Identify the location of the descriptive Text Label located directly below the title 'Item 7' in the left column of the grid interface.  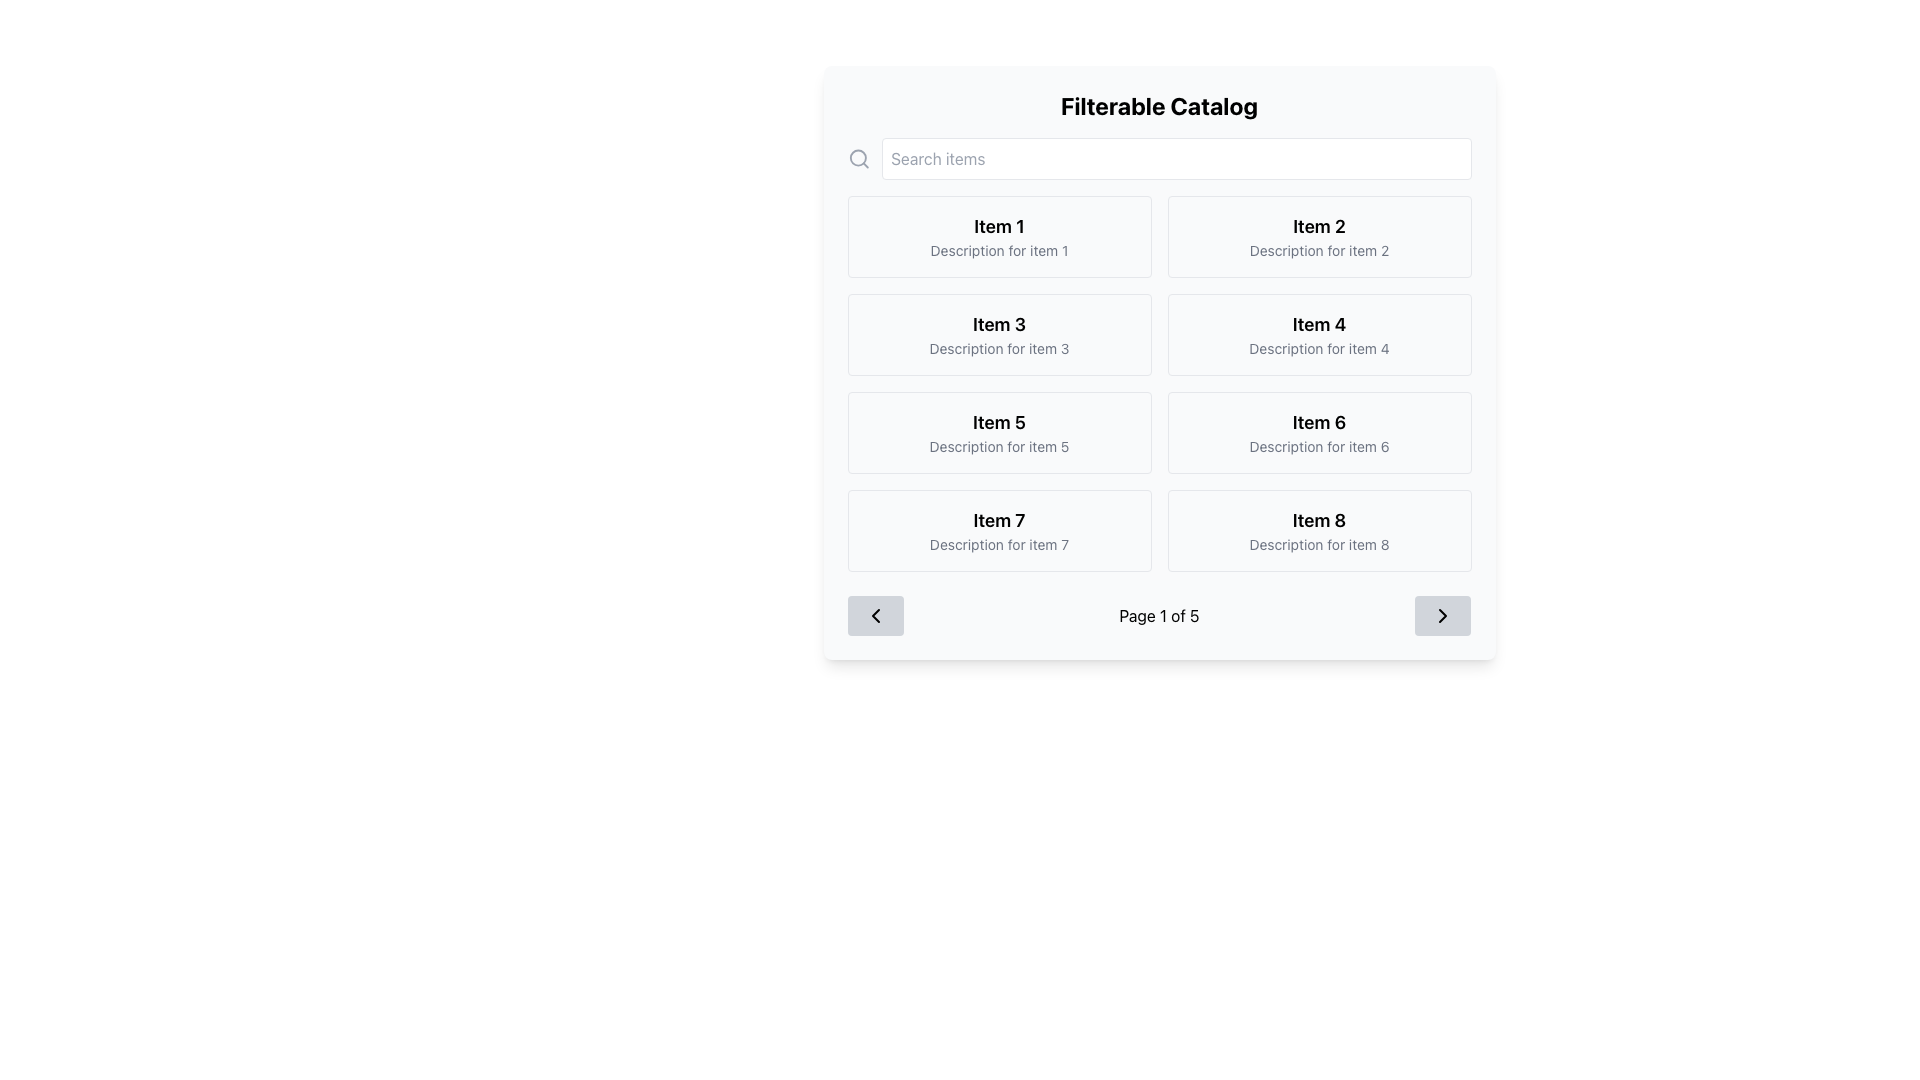
(999, 544).